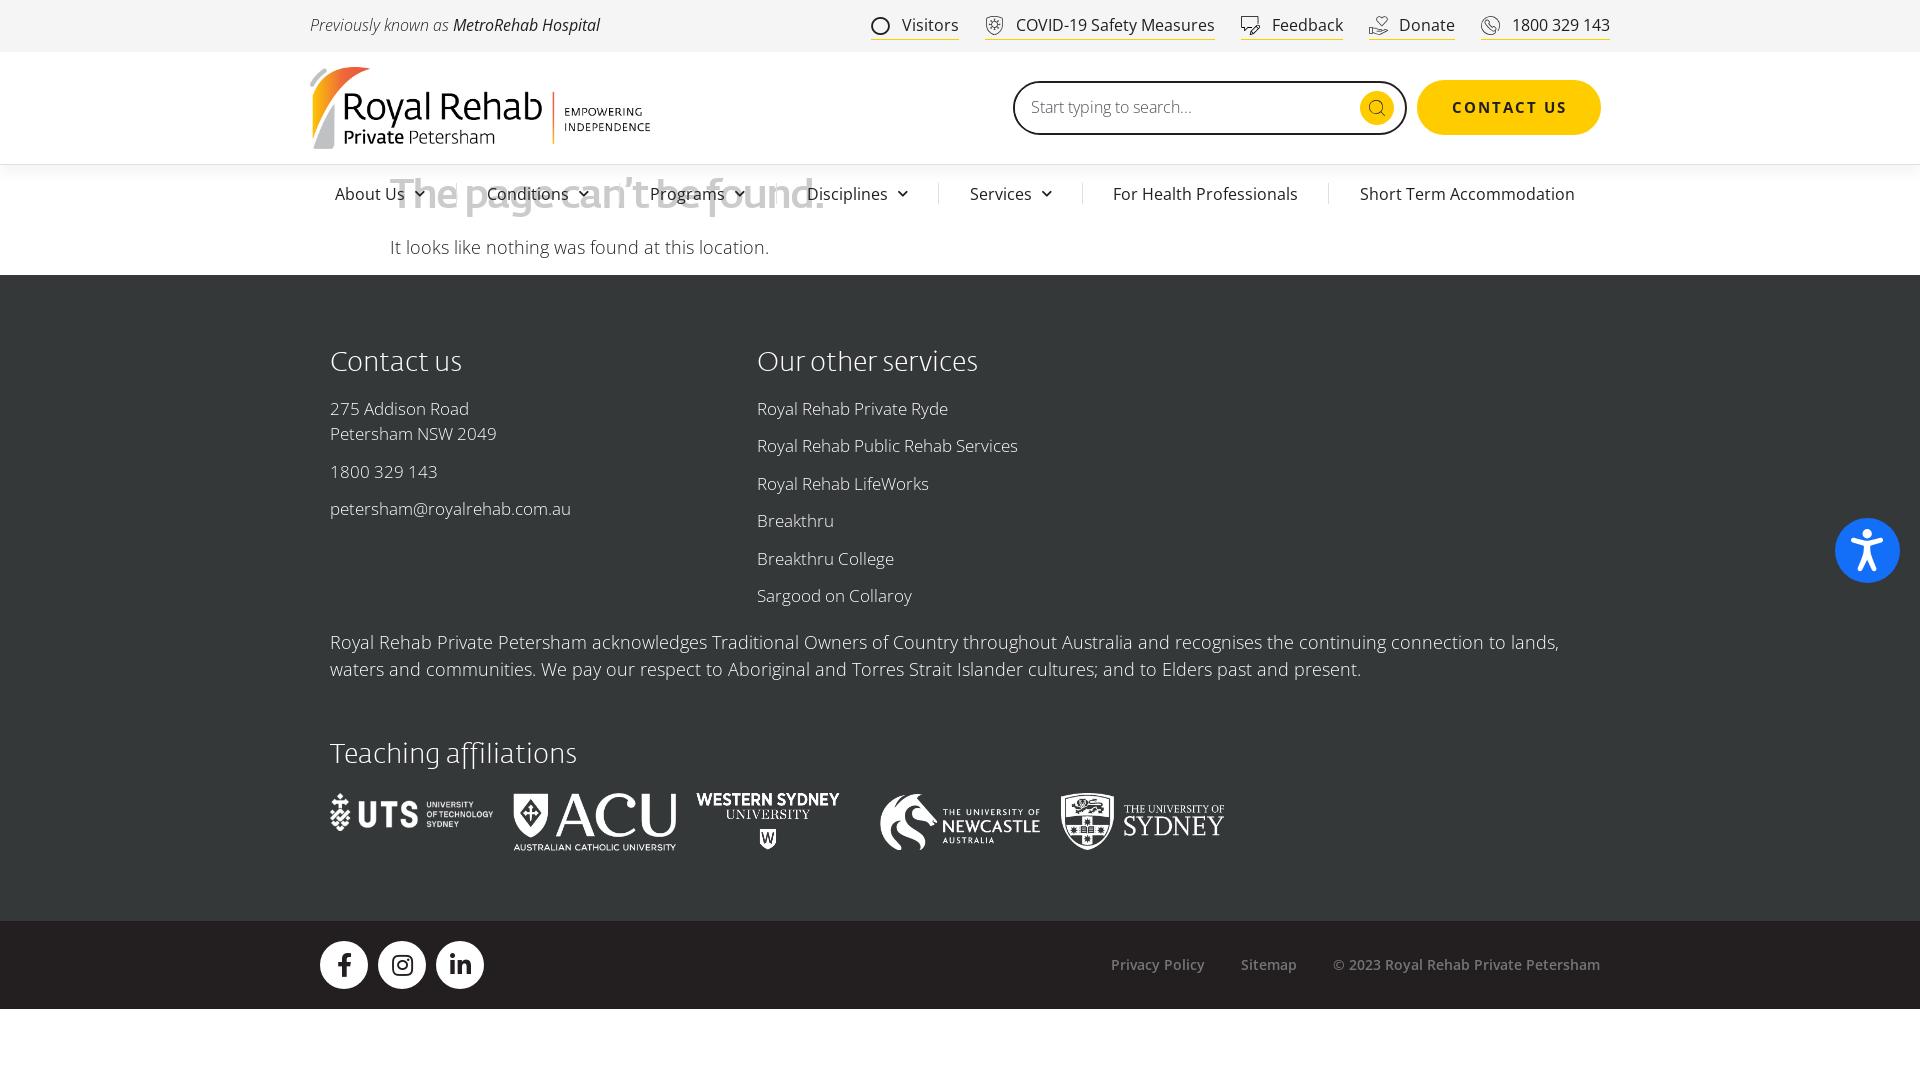 This screenshot has height=1080, width=1920. I want to click on 'MetroRehab Hospital', so click(451, 24).